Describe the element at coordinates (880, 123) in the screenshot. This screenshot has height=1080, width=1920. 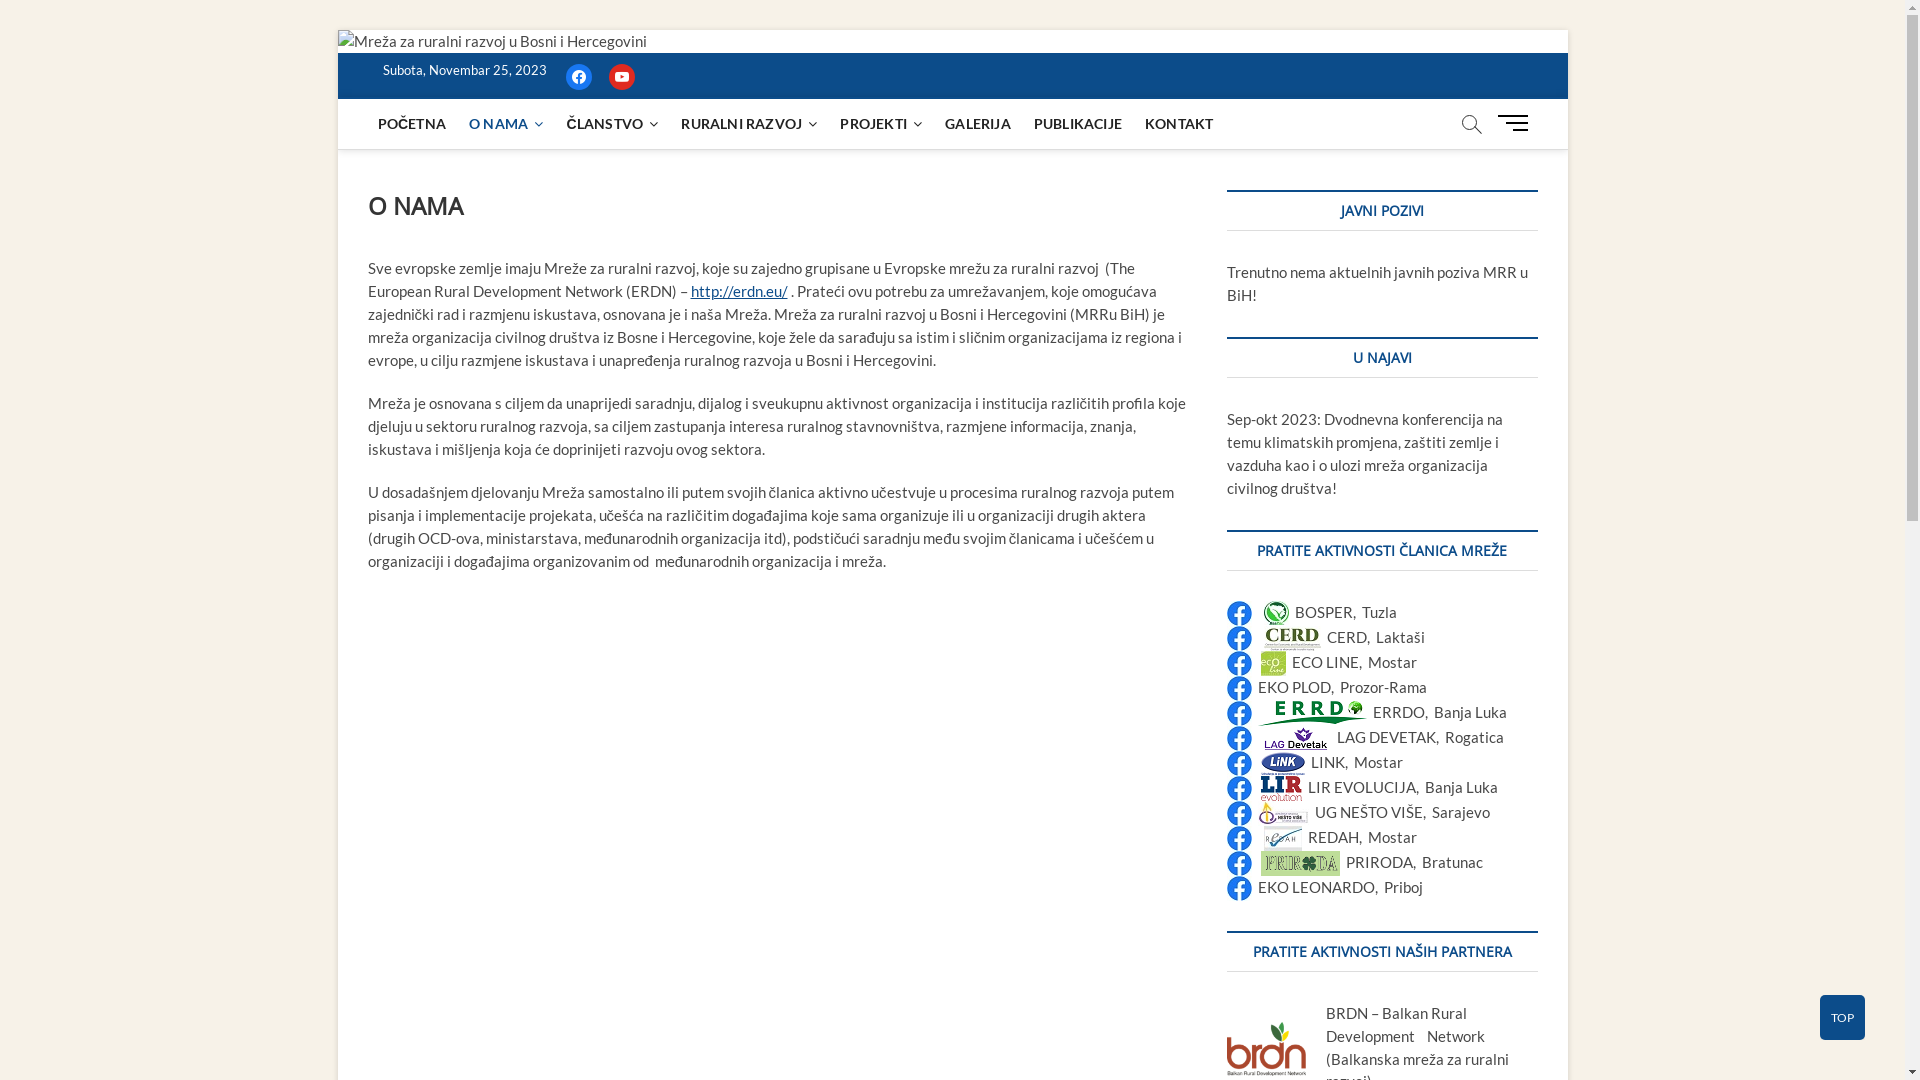
I see `'PROJEKTI'` at that location.